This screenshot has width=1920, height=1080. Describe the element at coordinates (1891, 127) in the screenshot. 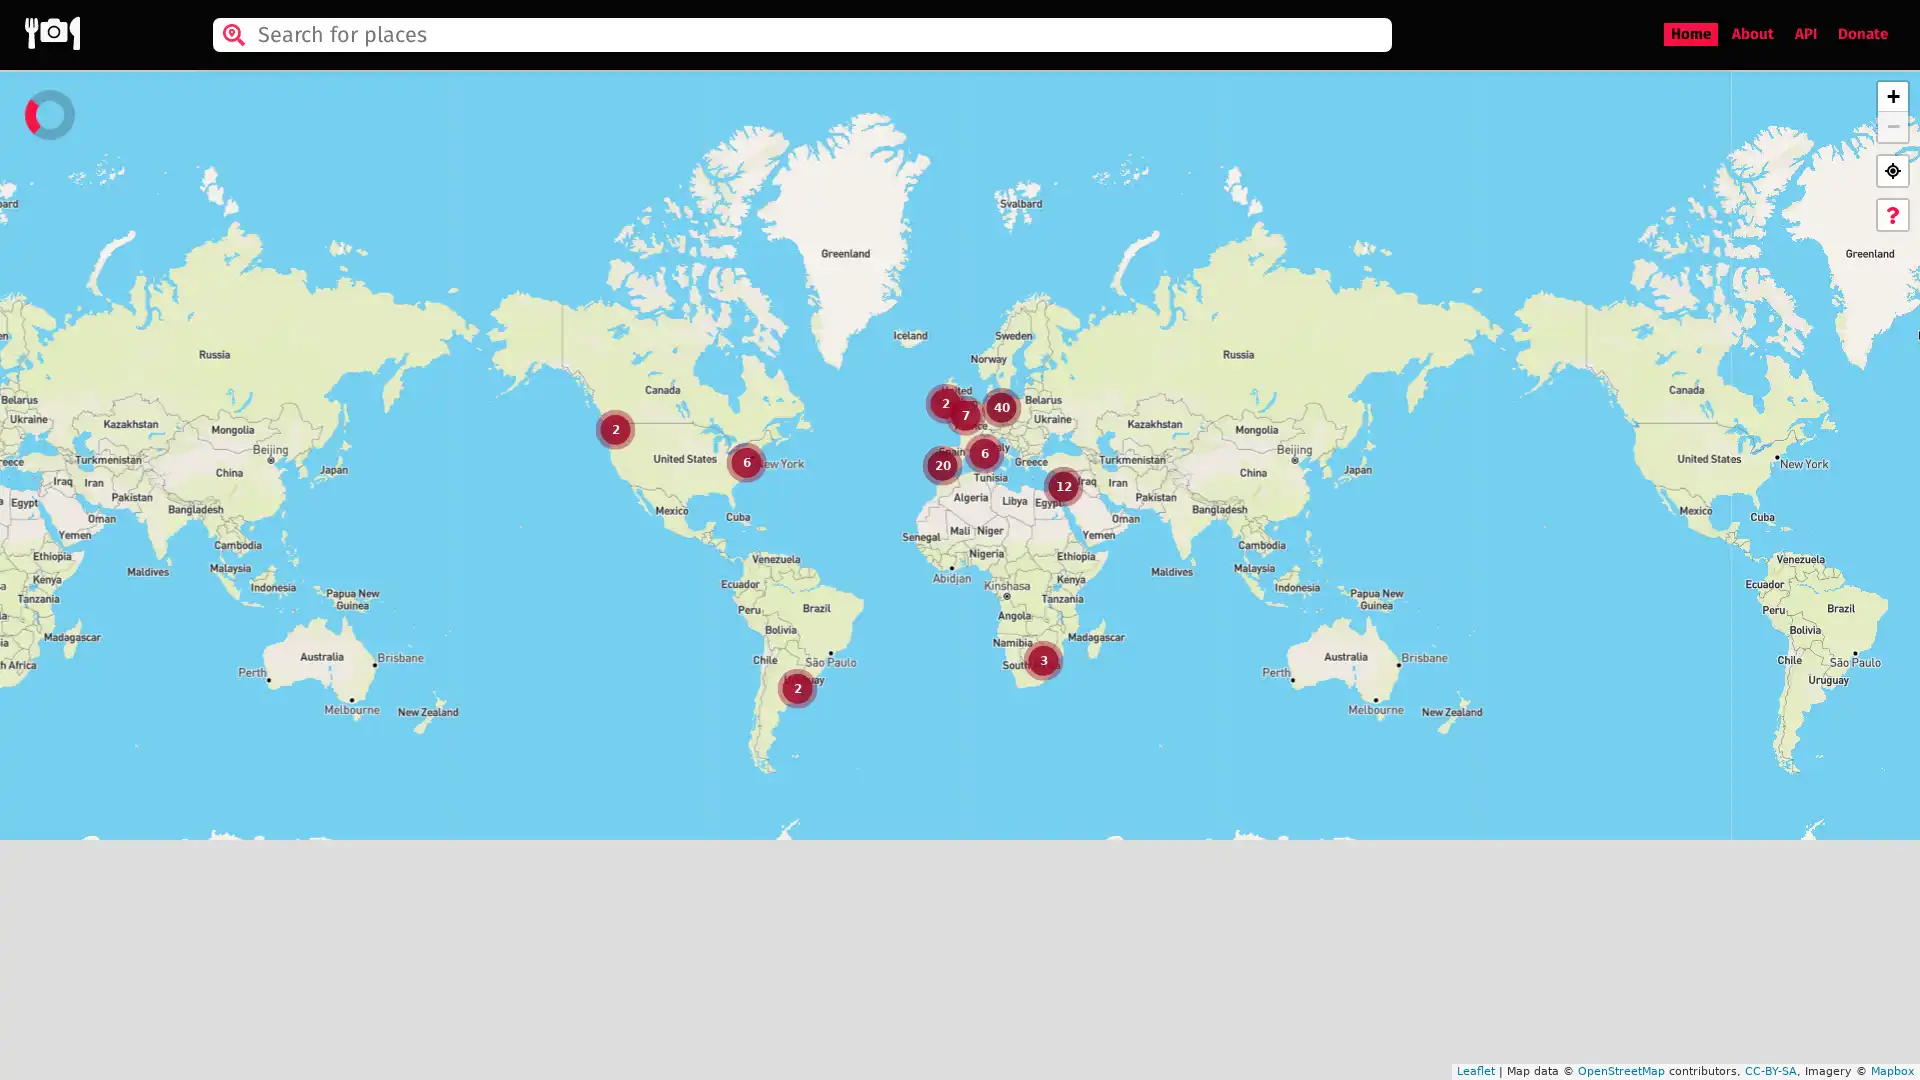

I see `Zoom out` at that location.